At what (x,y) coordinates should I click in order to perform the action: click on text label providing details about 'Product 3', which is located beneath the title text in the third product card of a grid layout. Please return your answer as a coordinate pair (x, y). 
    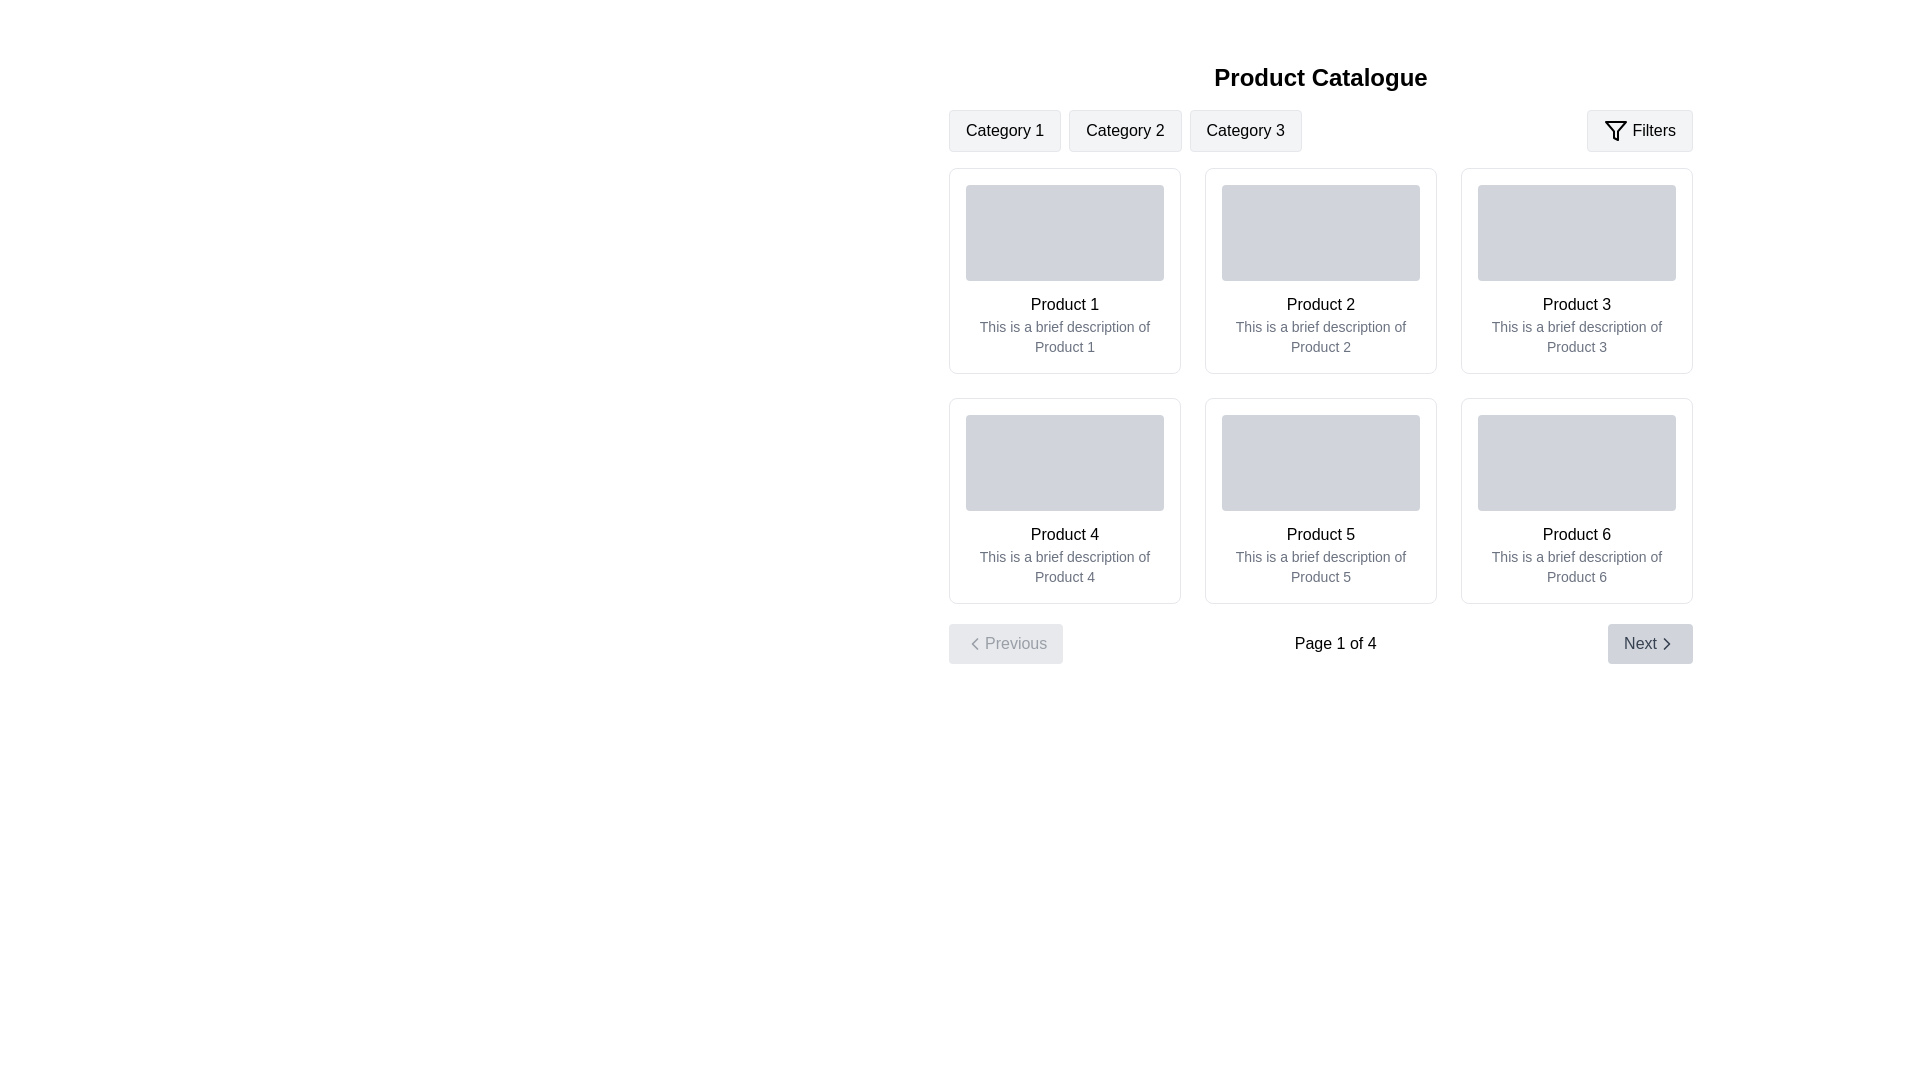
    Looking at the image, I should click on (1576, 335).